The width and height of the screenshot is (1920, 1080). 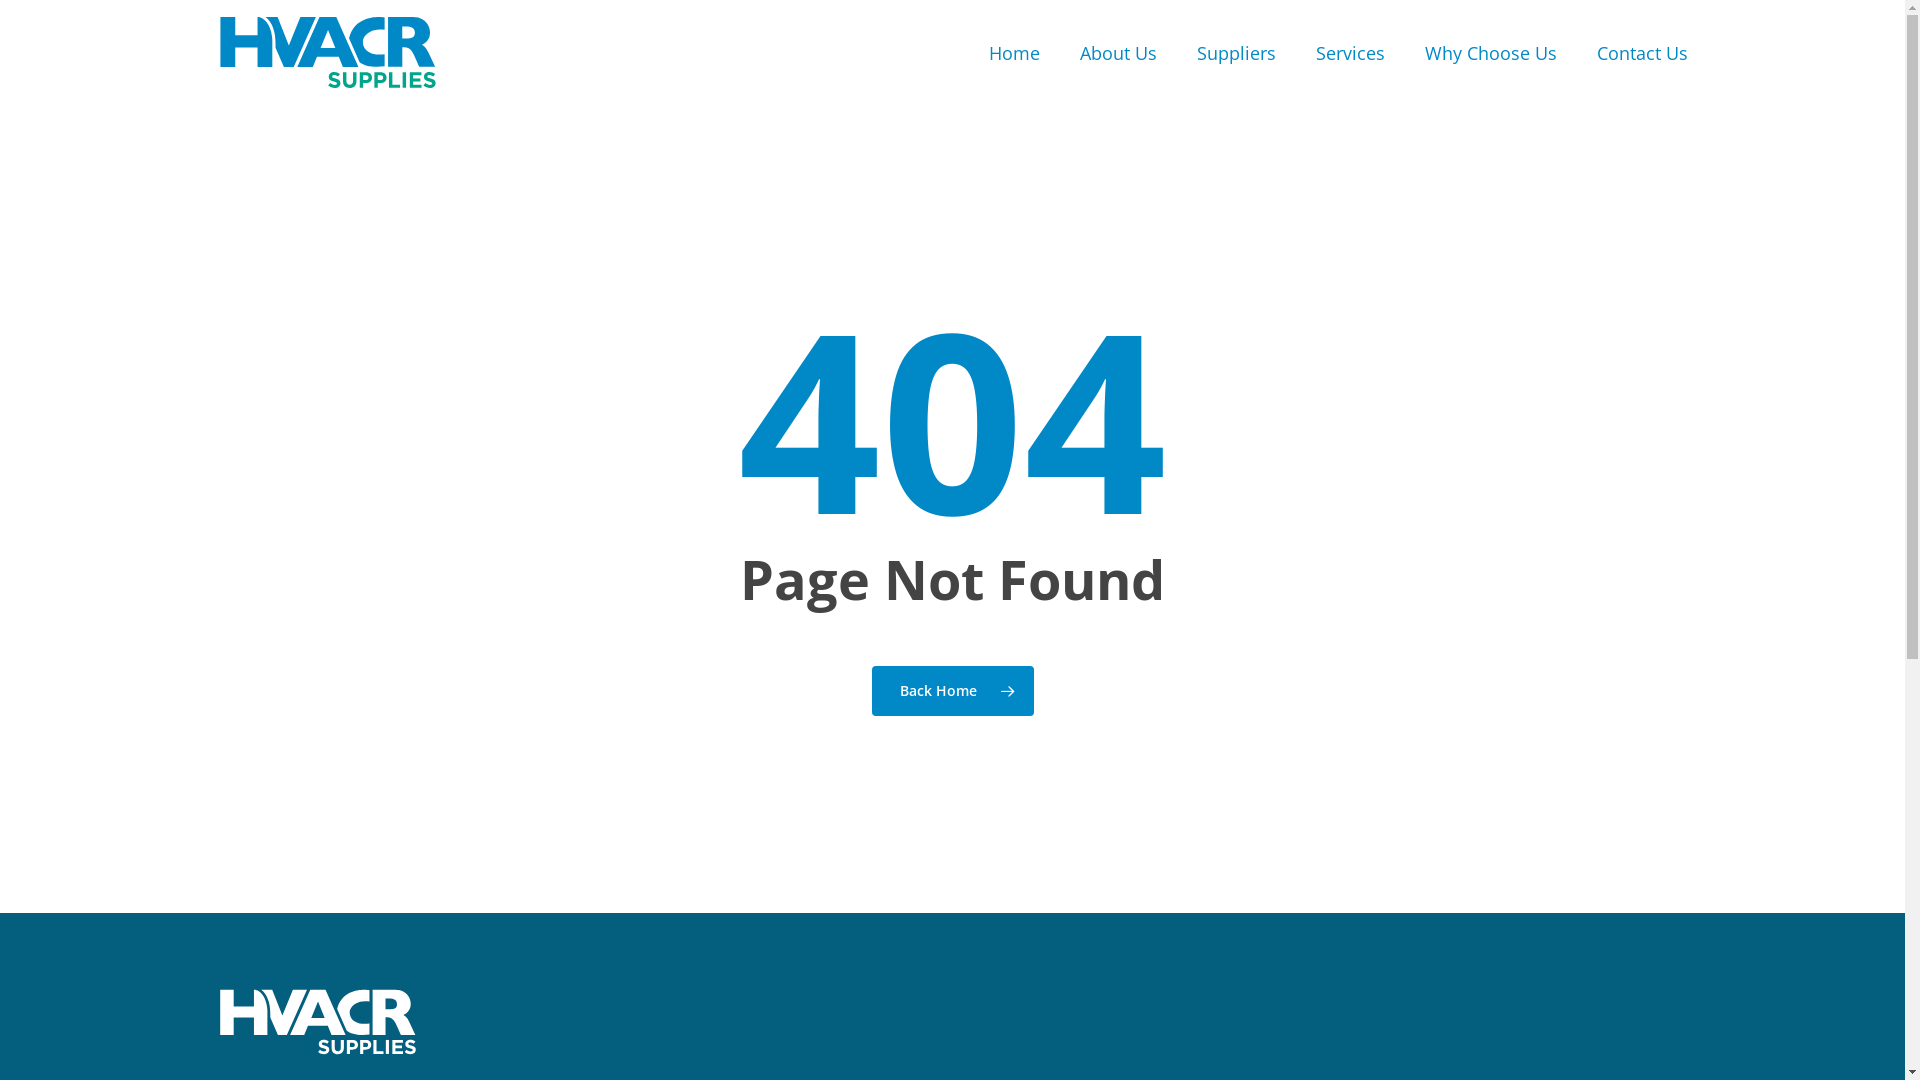 I want to click on 'About Us', so click(x=1117, y=52).